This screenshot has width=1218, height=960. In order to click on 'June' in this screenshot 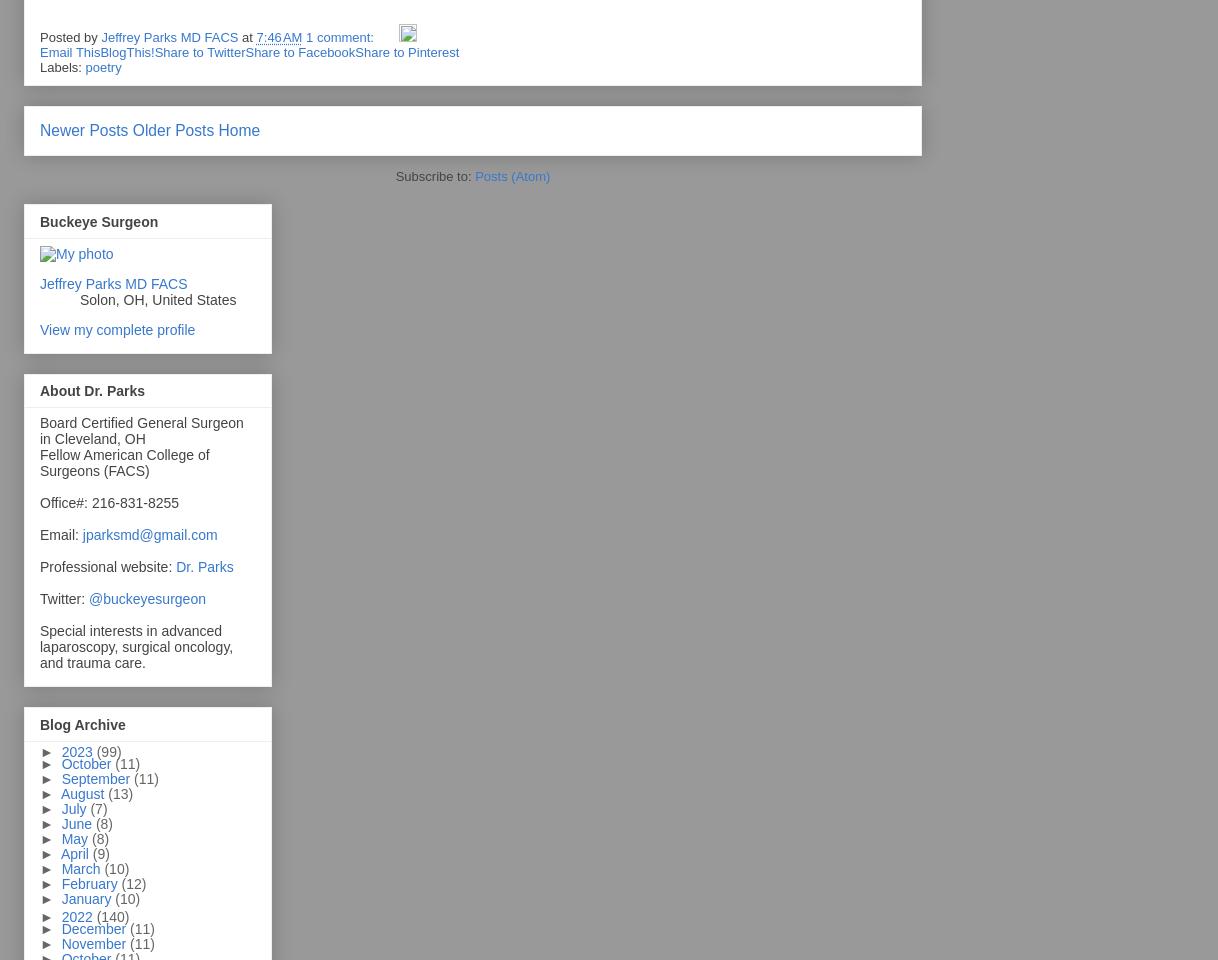, I will do `click(76, 823)`.